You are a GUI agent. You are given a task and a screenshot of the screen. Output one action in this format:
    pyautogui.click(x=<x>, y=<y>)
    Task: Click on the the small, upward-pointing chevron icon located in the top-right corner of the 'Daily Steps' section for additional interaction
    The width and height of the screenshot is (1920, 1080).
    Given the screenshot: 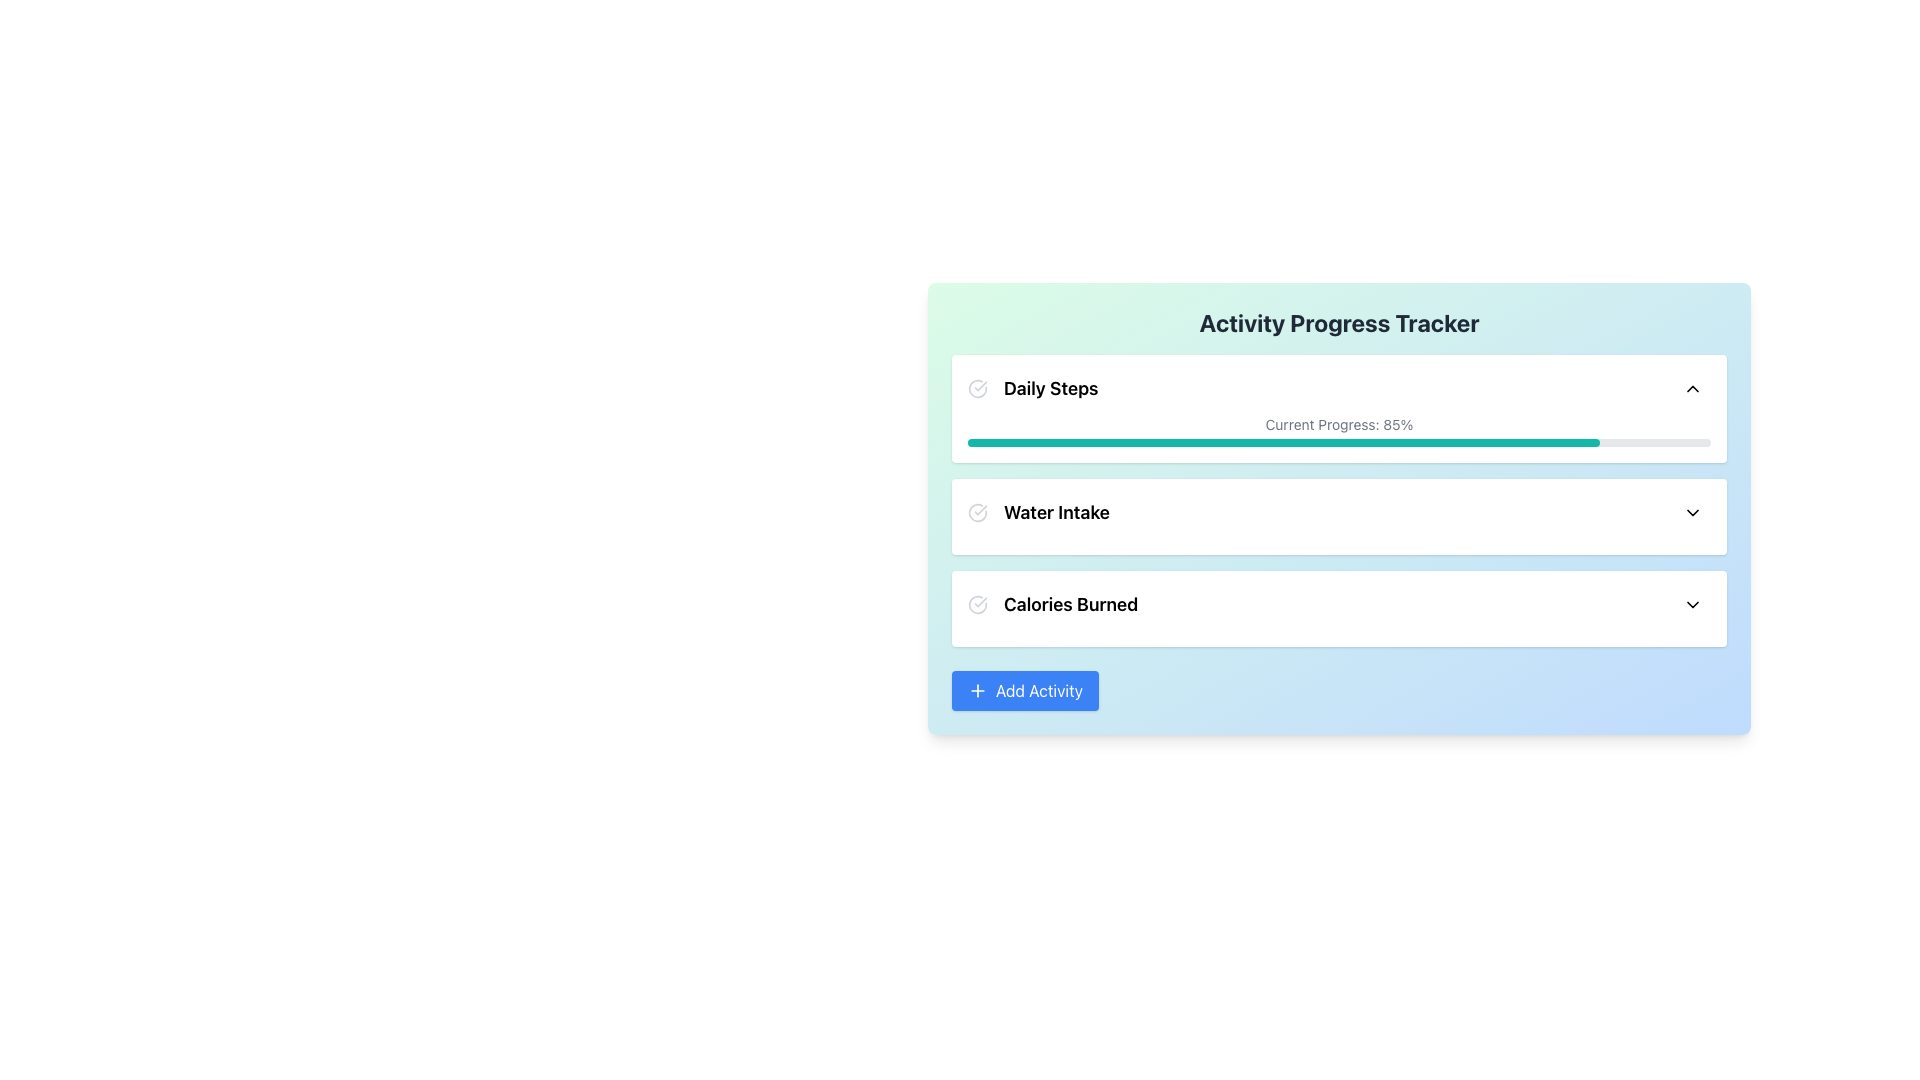 What is the action you would take?
    pyautogui.click(x=1692, y=389)
    